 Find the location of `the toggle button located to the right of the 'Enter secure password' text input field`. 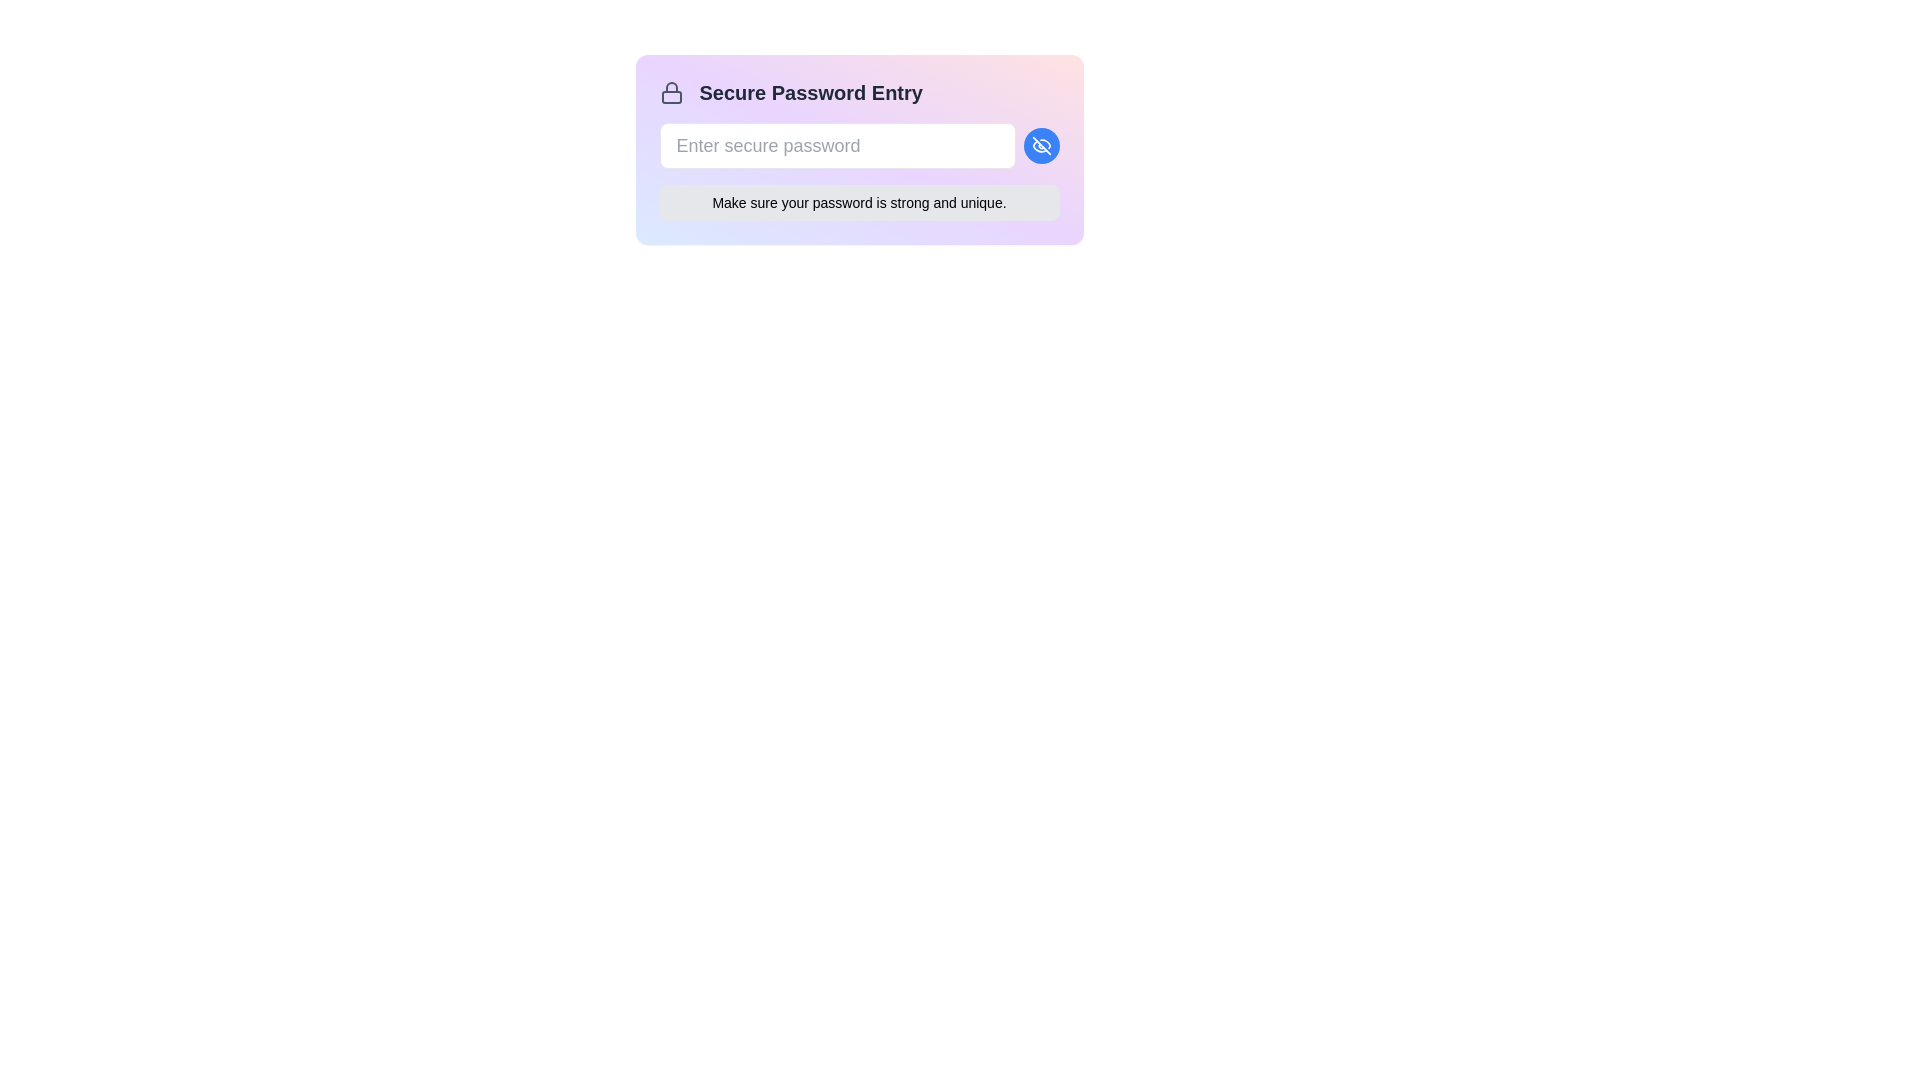

the toggle button located to the right of the 'Enter secure password' text input field is located at coordinates (1040, 145).